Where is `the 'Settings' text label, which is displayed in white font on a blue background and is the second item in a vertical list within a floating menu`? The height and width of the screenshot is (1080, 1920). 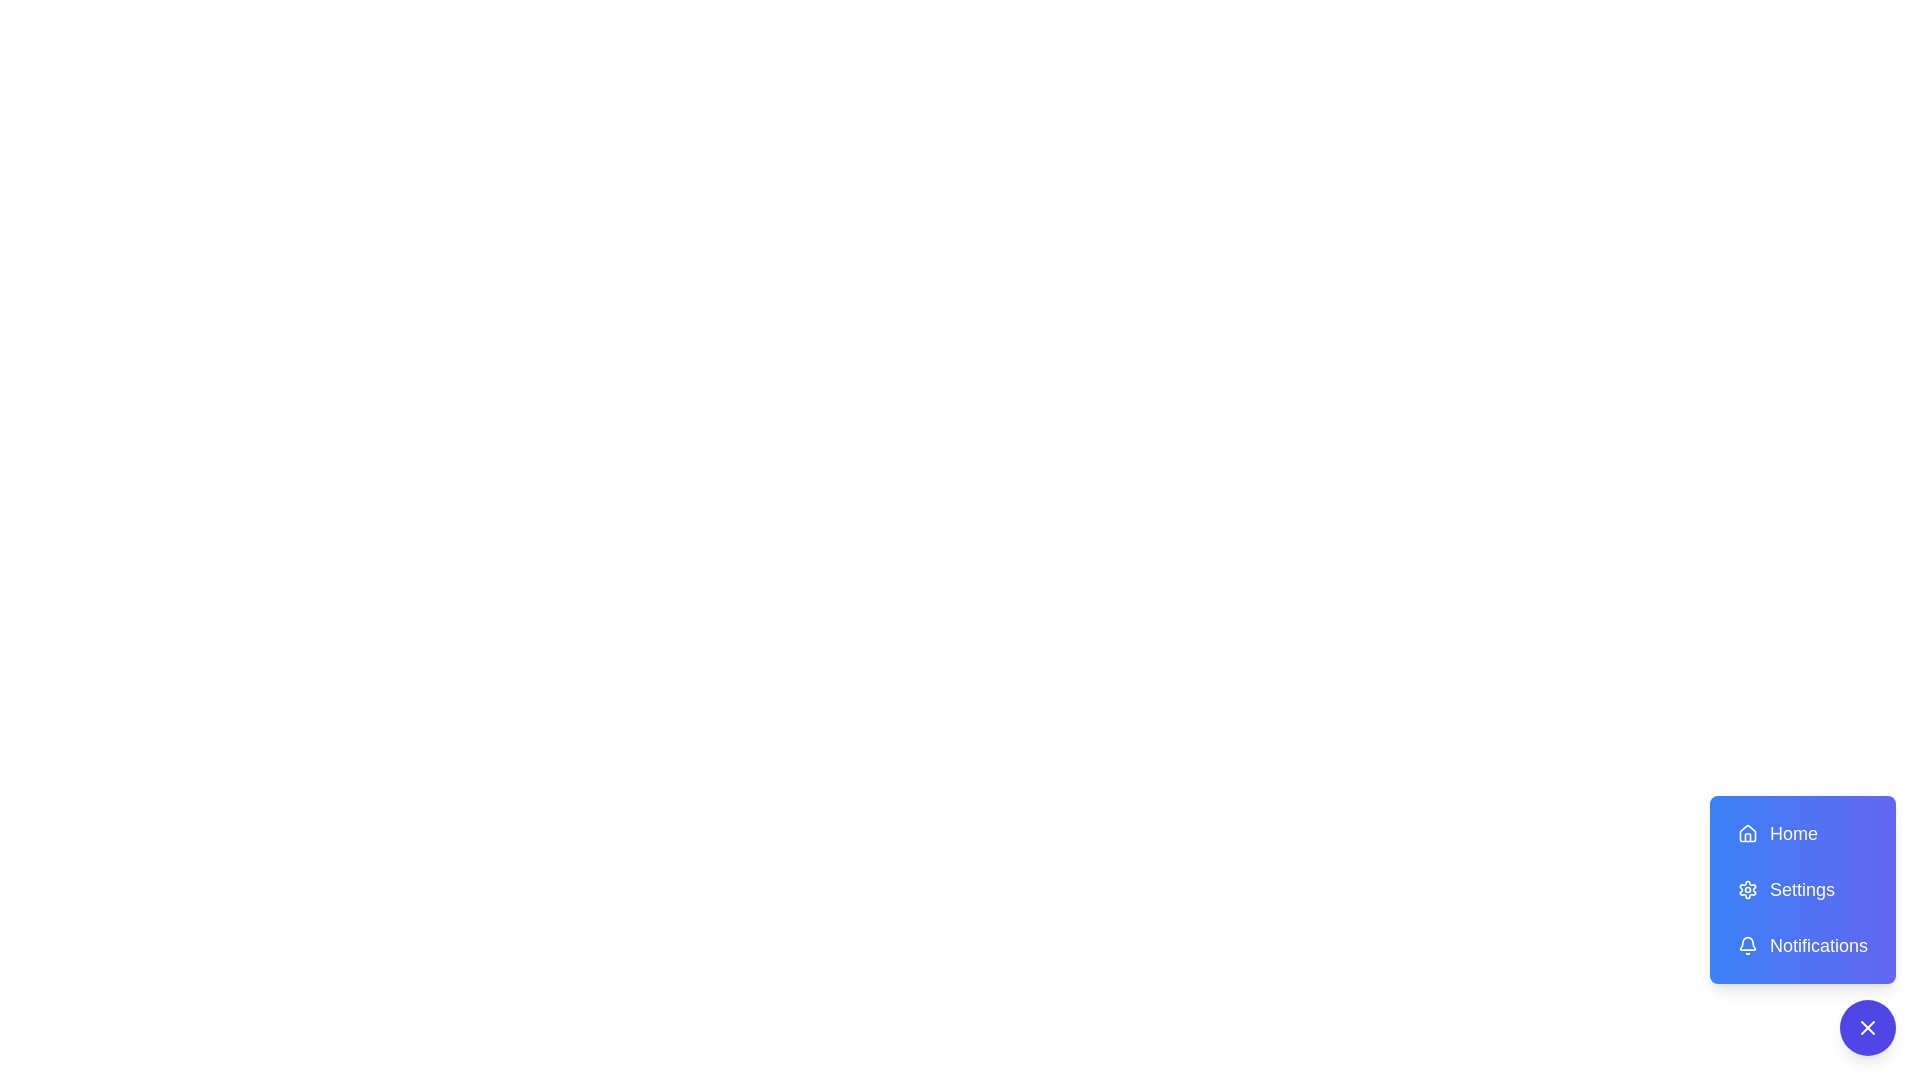 the 'Settings' text label, which is displayed in white font on a blue background and is the second item in a vertical list within a floating menu is located at coordinates (1802, 889).